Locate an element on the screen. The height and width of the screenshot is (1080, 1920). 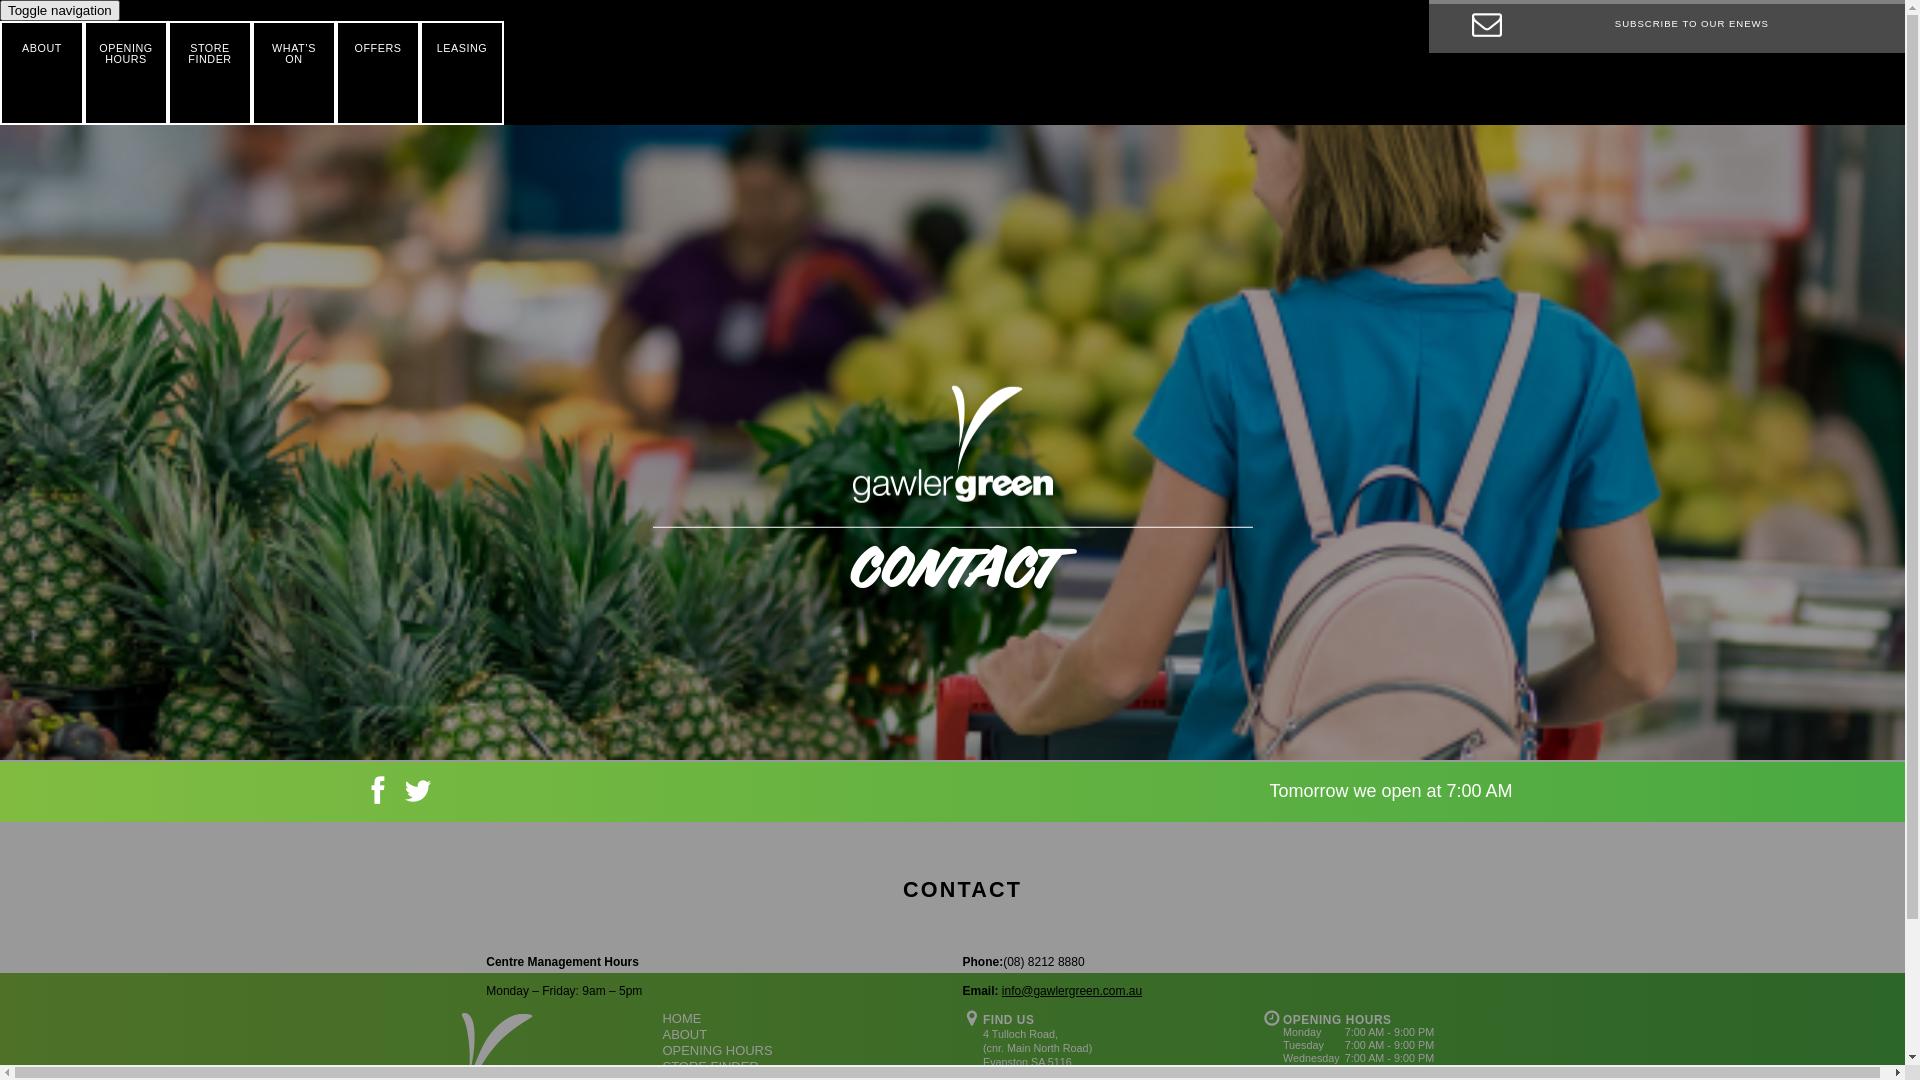
'Twitter' is located at coordinates (416, 794).